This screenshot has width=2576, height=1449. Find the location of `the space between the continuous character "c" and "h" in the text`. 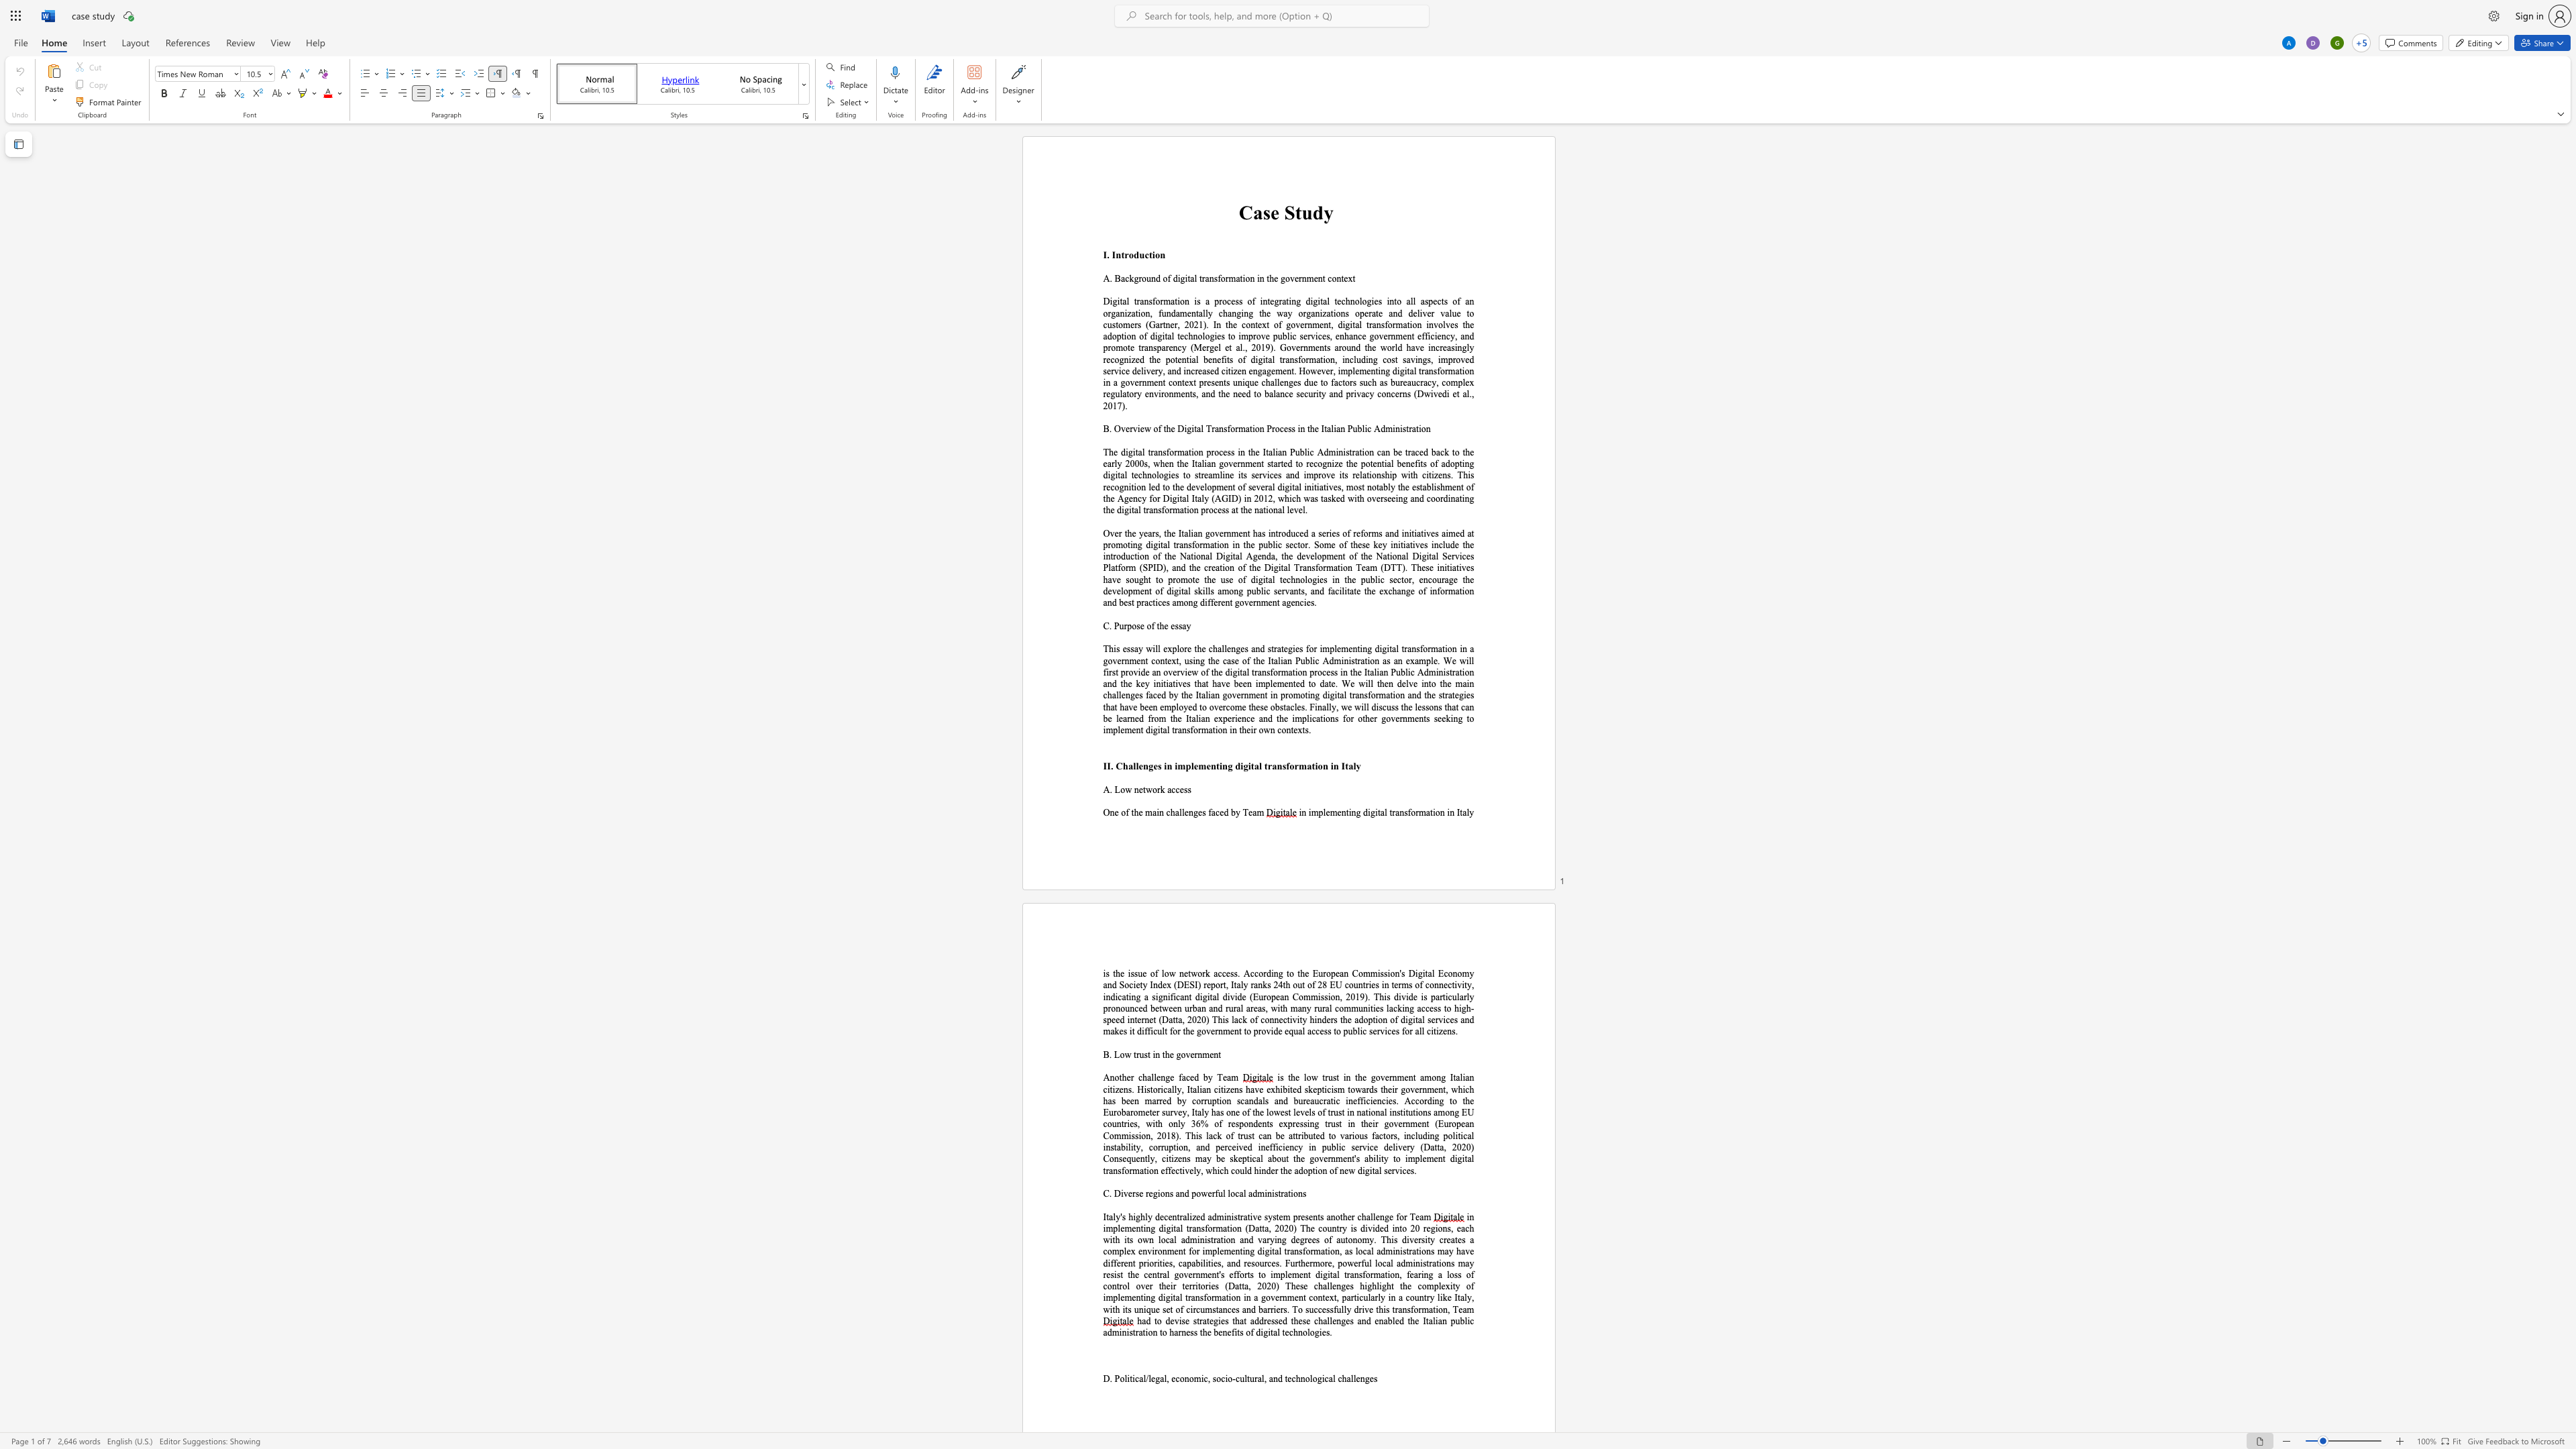

the space between the continuous character "c" and "h" in the text is located at coordinates (1141, 1077).